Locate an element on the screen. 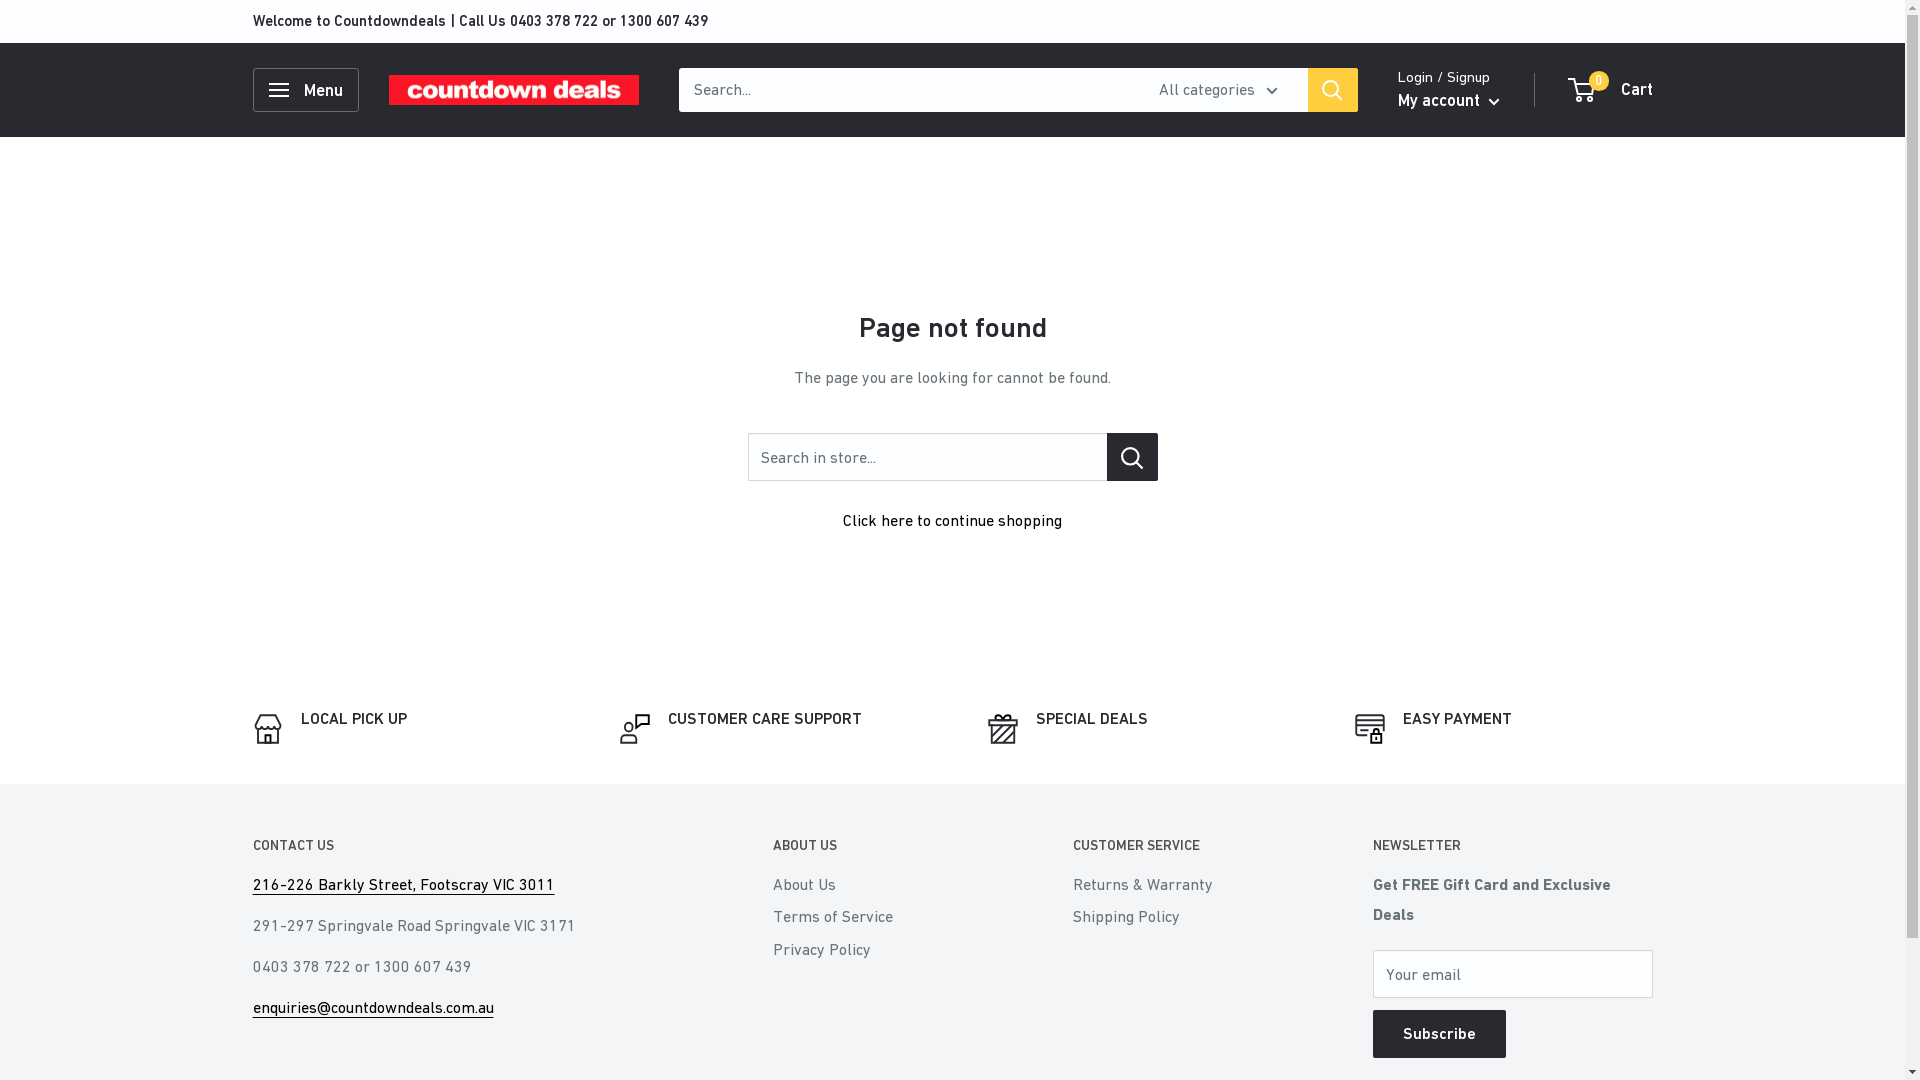  'About Us' is located at coordinates (771, 882).